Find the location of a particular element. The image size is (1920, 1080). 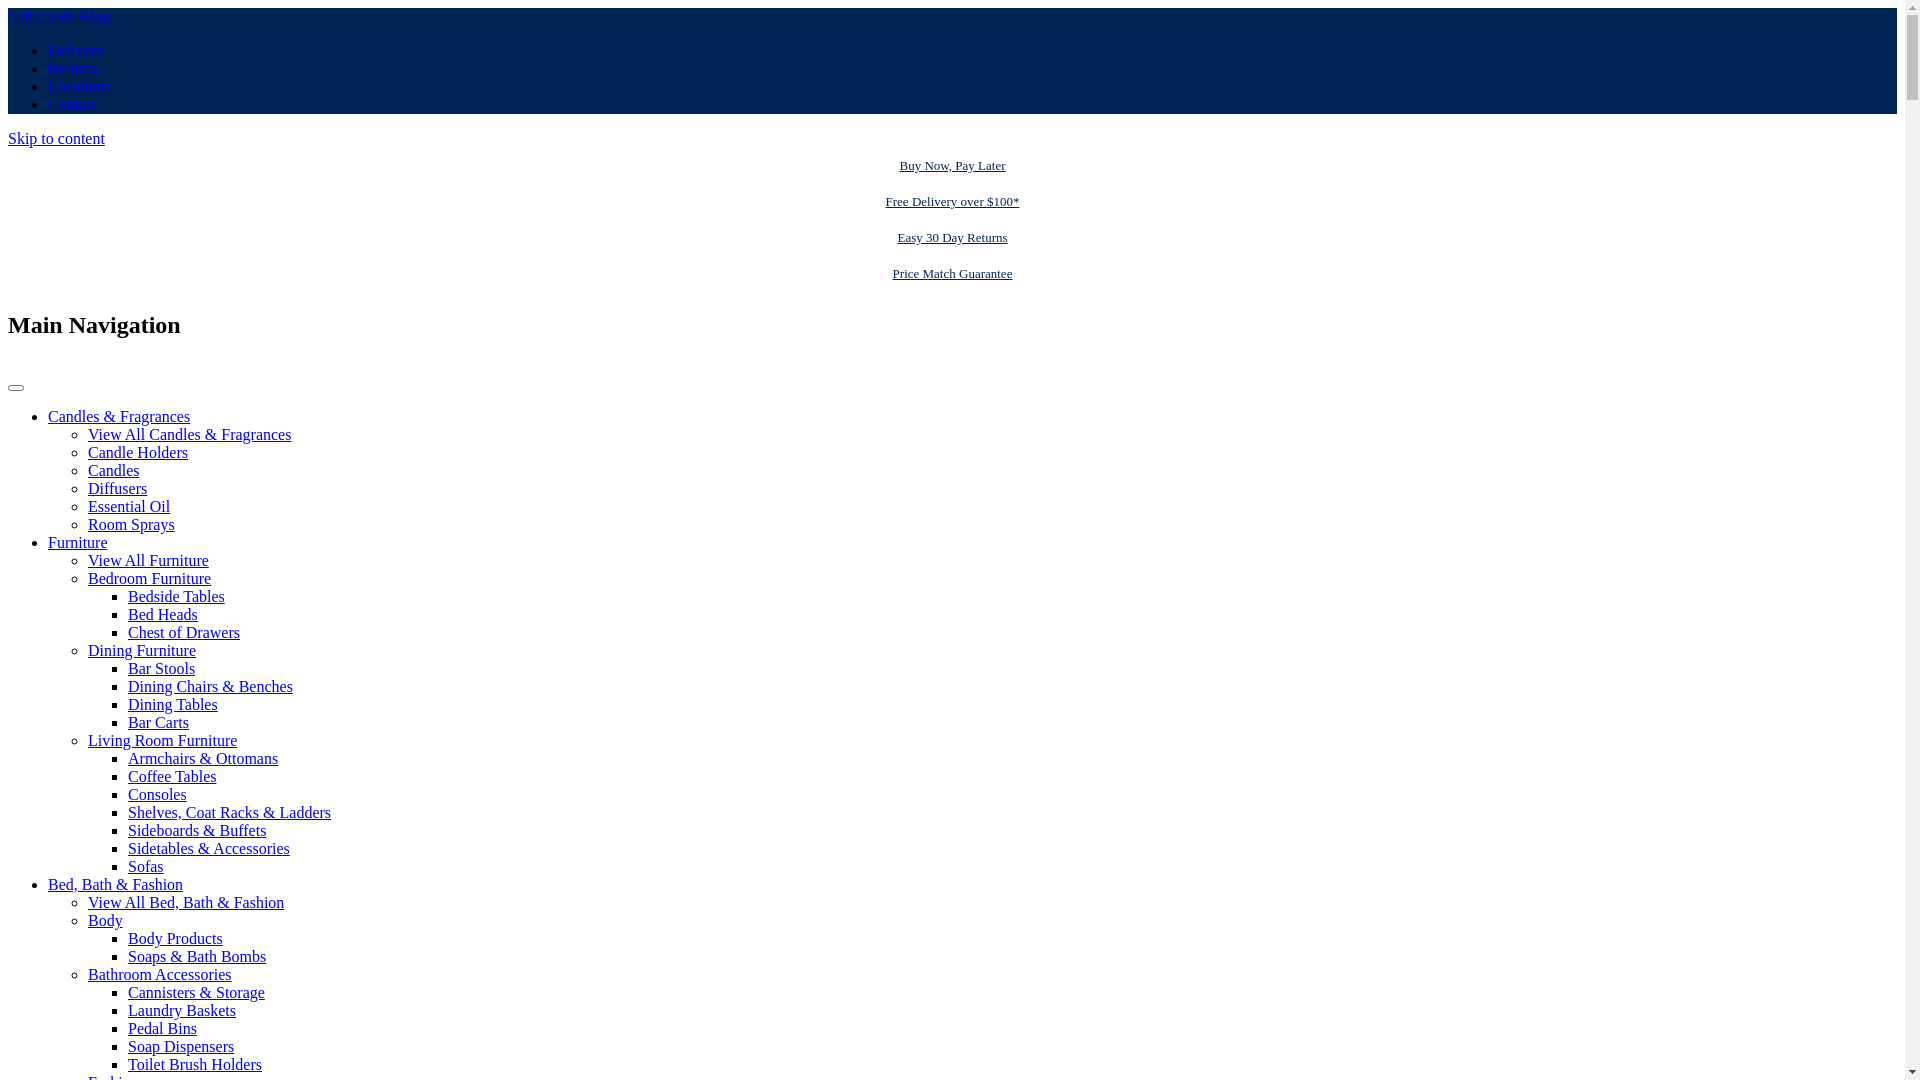

'Skip to content' is located at coordinates (56, 137).